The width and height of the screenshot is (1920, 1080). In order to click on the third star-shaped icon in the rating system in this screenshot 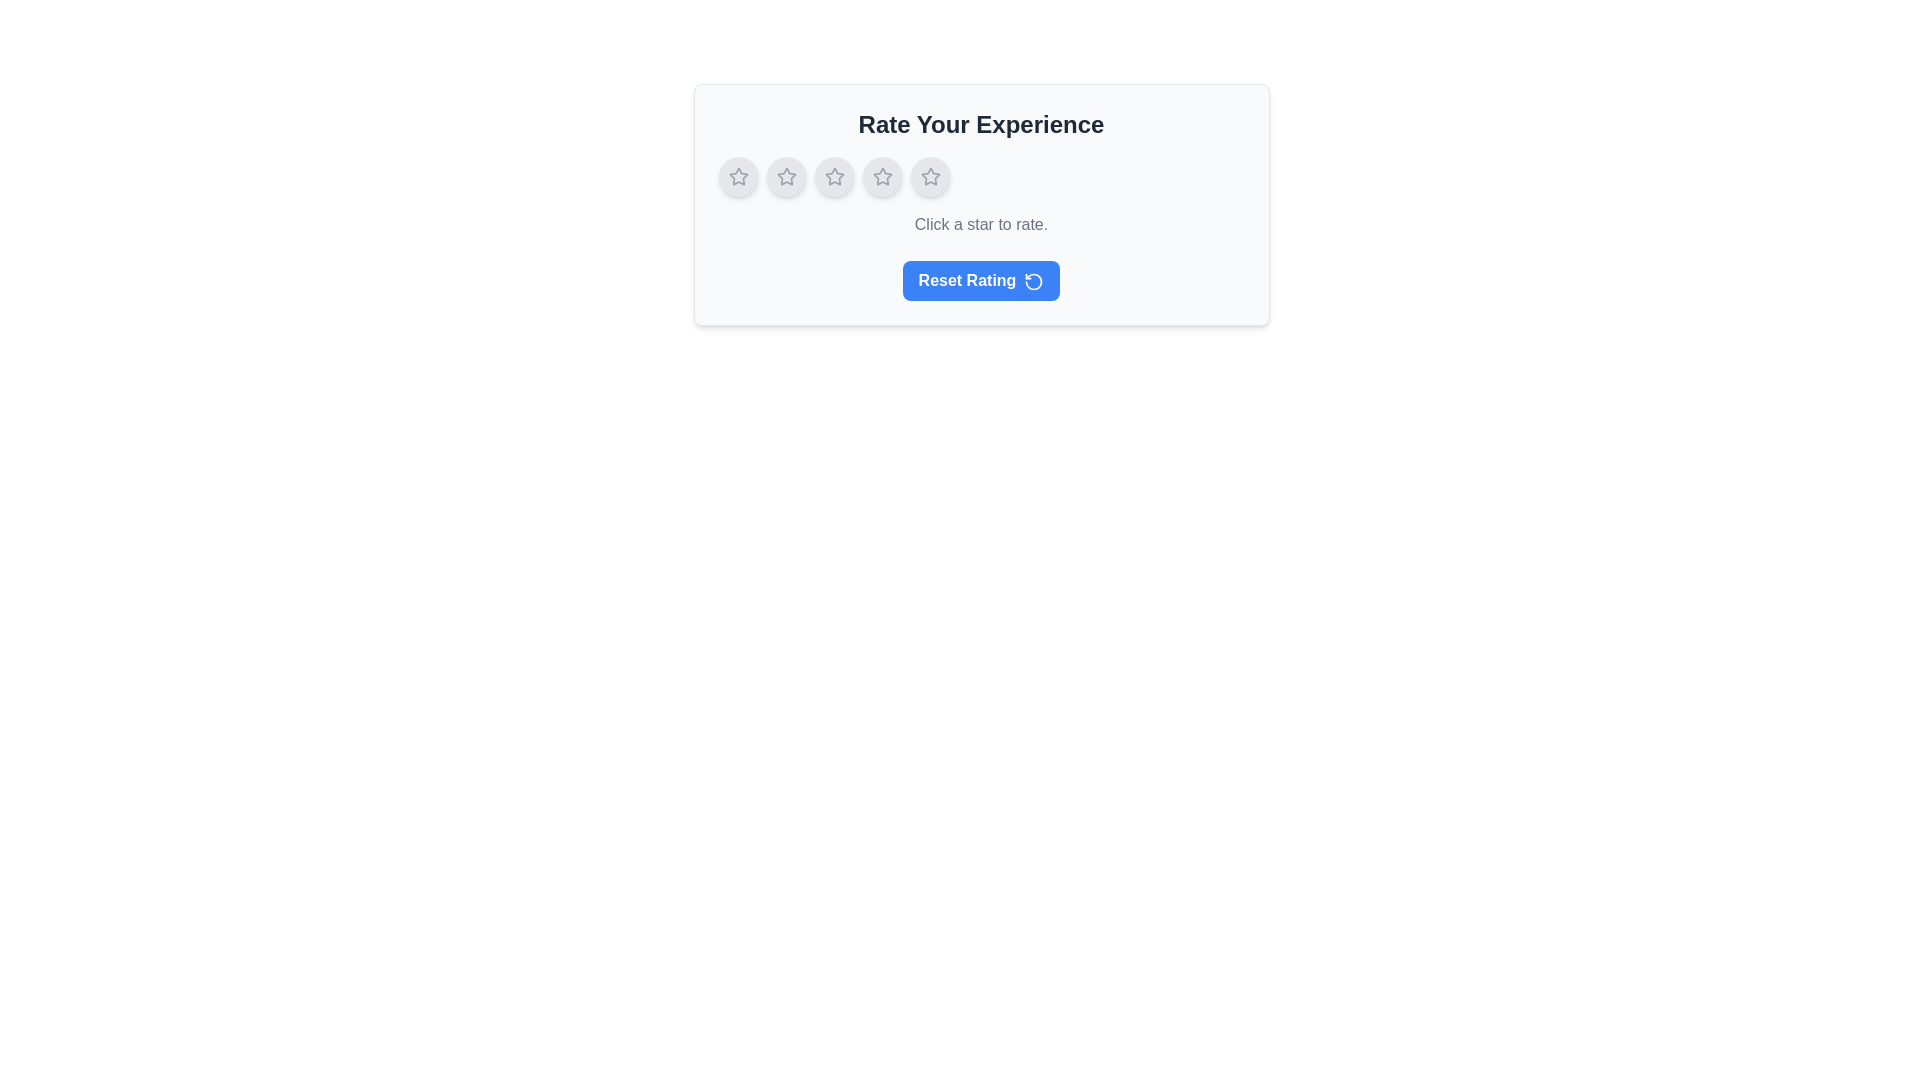, I will do `click(881, 176)`.